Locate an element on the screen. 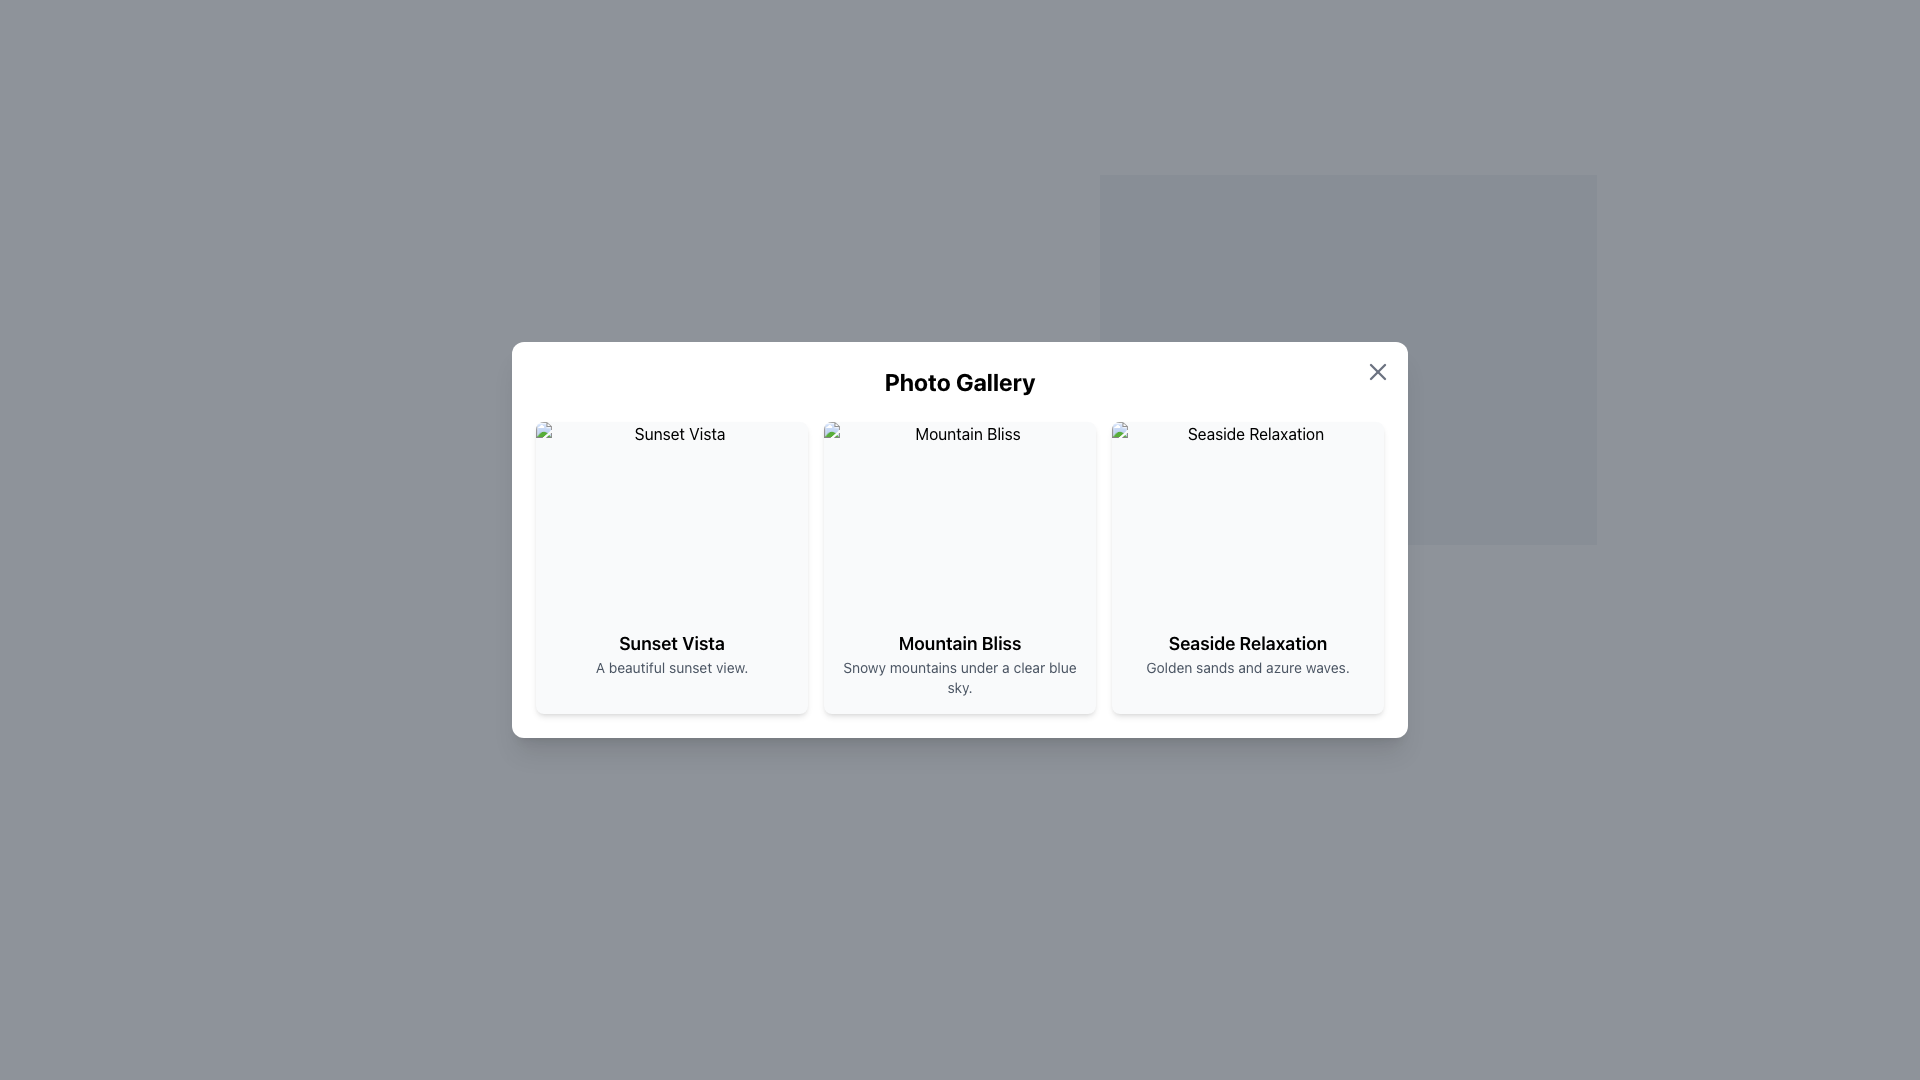 This screenshot has width=1920, height=1080. the third card in the gallery layout is located at coordinates (1247, 567).